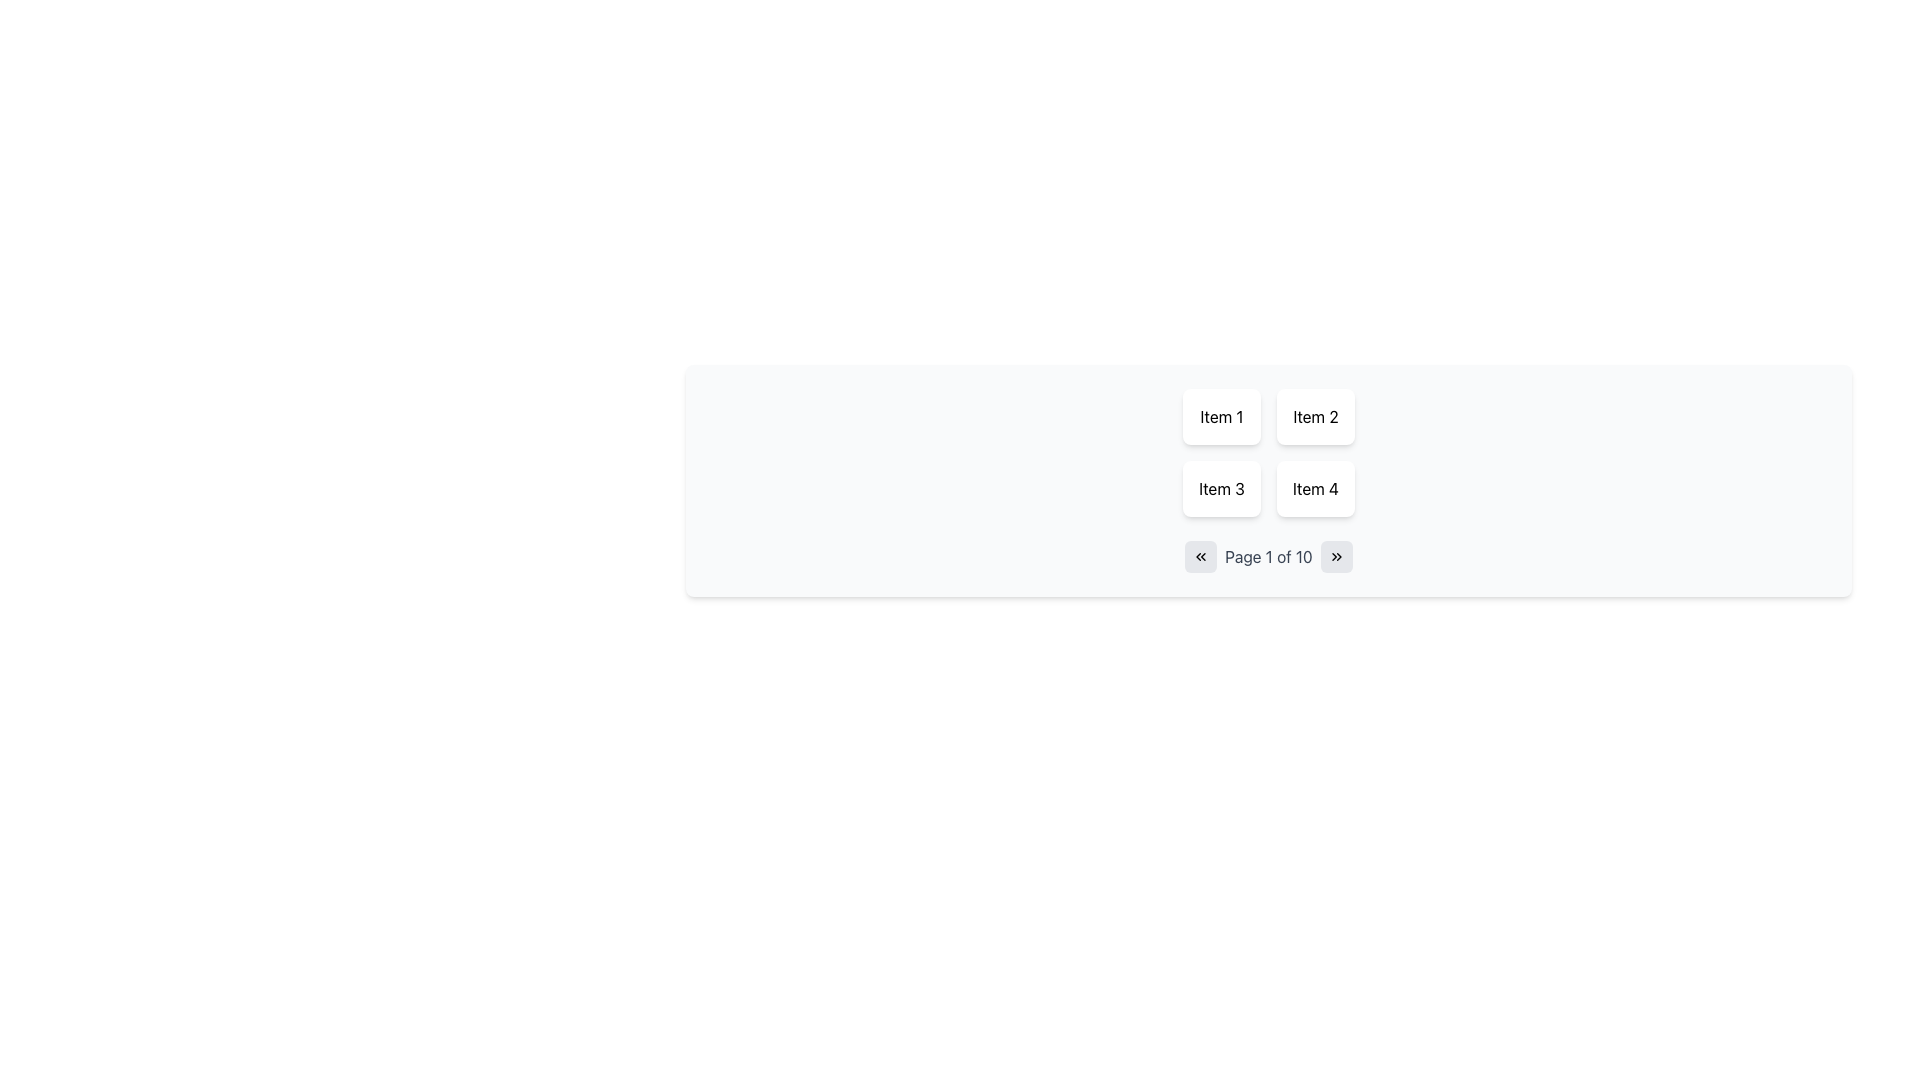 The image size is (1920, 1080). Describe the element at coordinates (1315, 489) in the screenshot. I see `the button labeled 'Item 4' located in the second column of the second row of a two-column grid layout` at that location.